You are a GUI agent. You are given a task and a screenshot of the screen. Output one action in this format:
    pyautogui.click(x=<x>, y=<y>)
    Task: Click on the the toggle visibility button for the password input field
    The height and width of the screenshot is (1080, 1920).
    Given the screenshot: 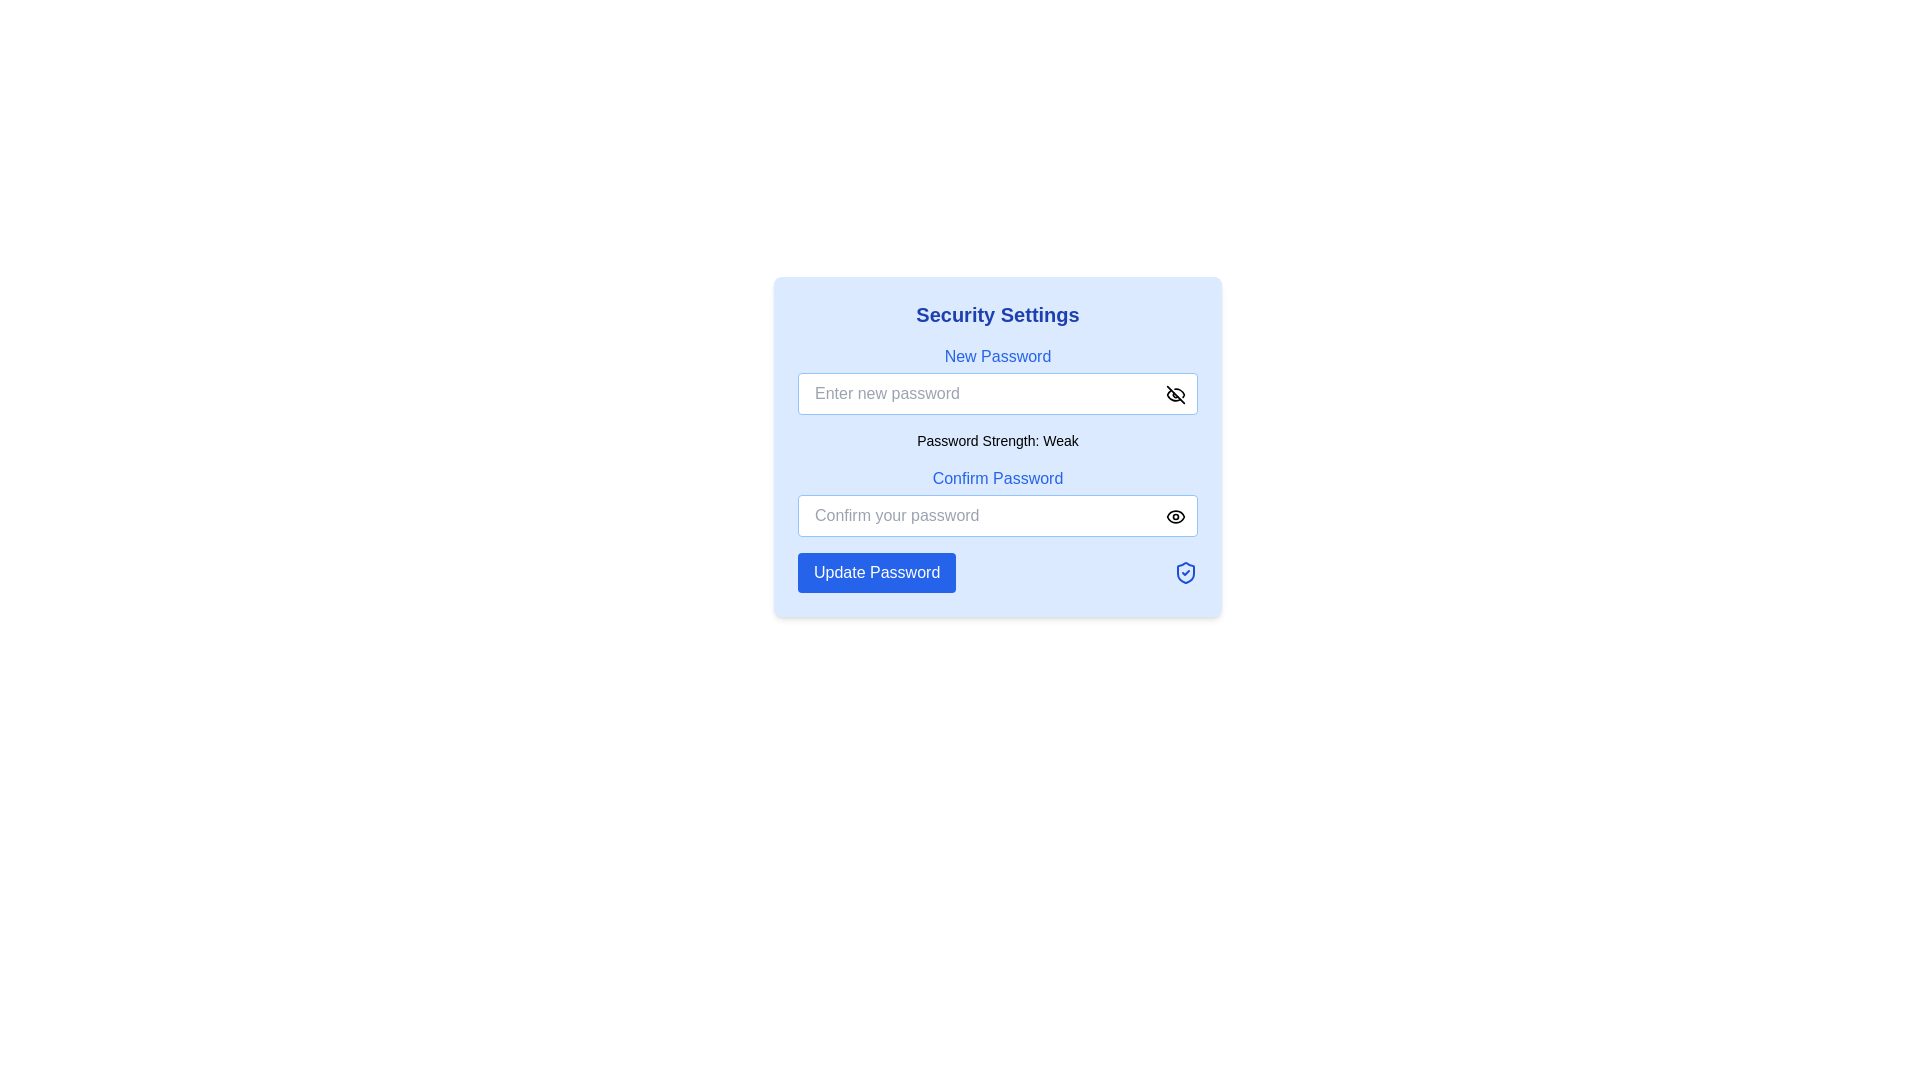 What is the action you would take?
    pyautogui.click(x=1176, y=515)
    